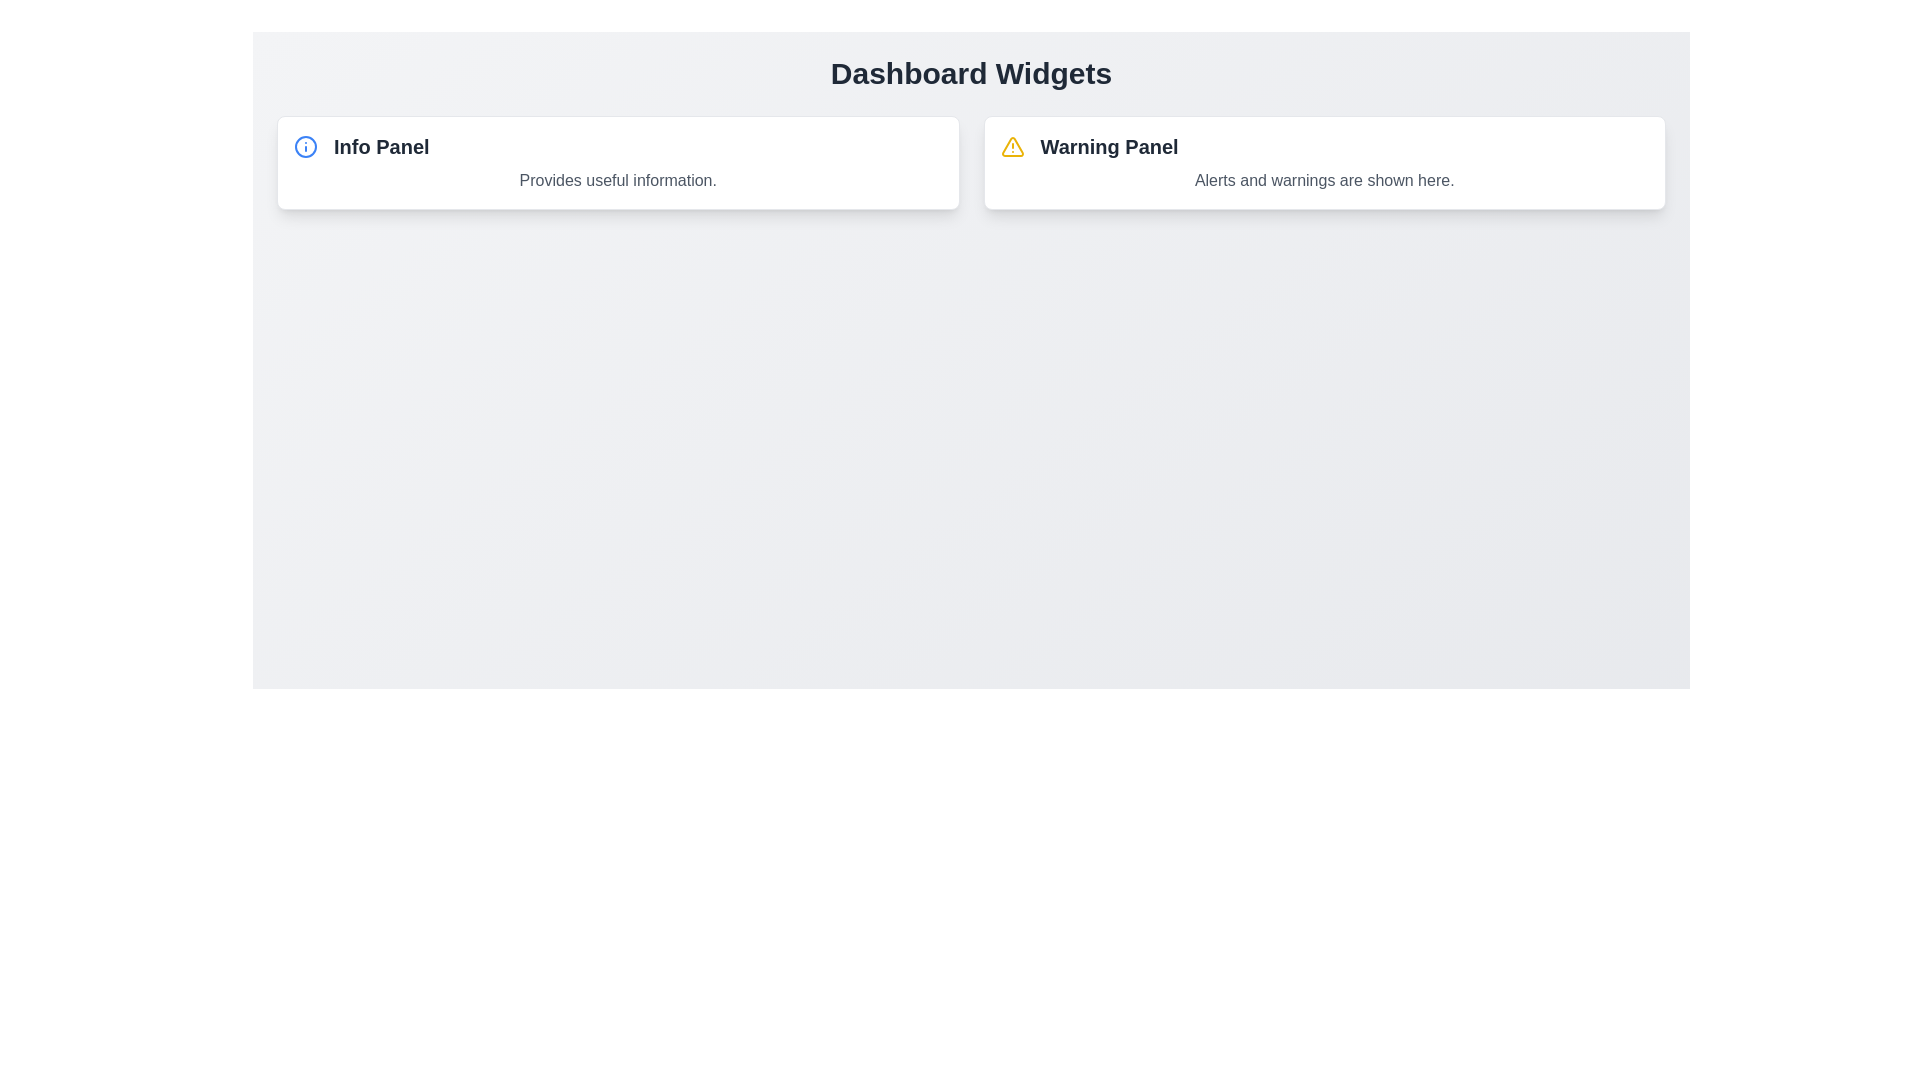  Describe the element at coordinates (617, 181) in the screenshot. I see `the static text element that contains the phrase 'Provides useful information.' It is styled in a subtle gray color and is located directly below the 'Info Panel' title text within a card-like component` at that location.